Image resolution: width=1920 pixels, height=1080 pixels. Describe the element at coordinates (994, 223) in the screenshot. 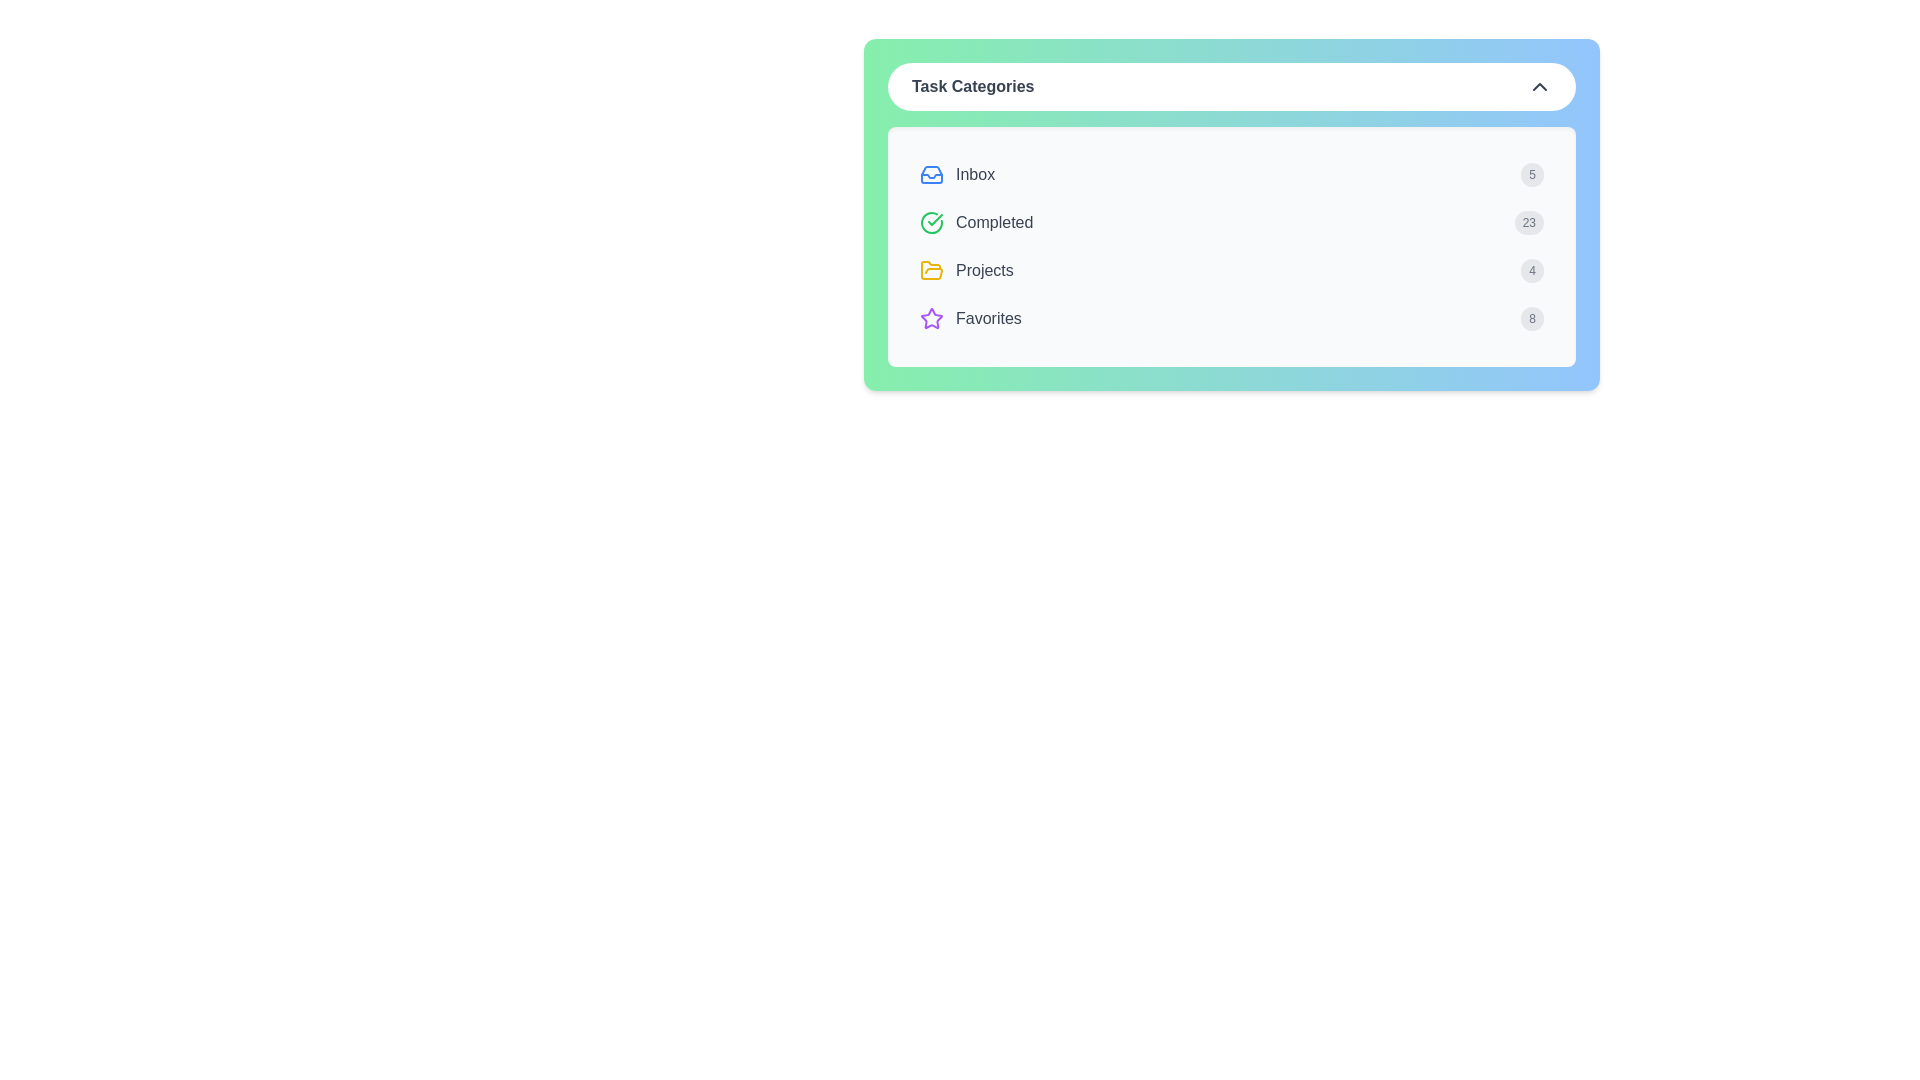

I see `the 'Completed' text label element, which is styled in gray and represents a task completion status, located in the 'Task Categories' list` at that location.